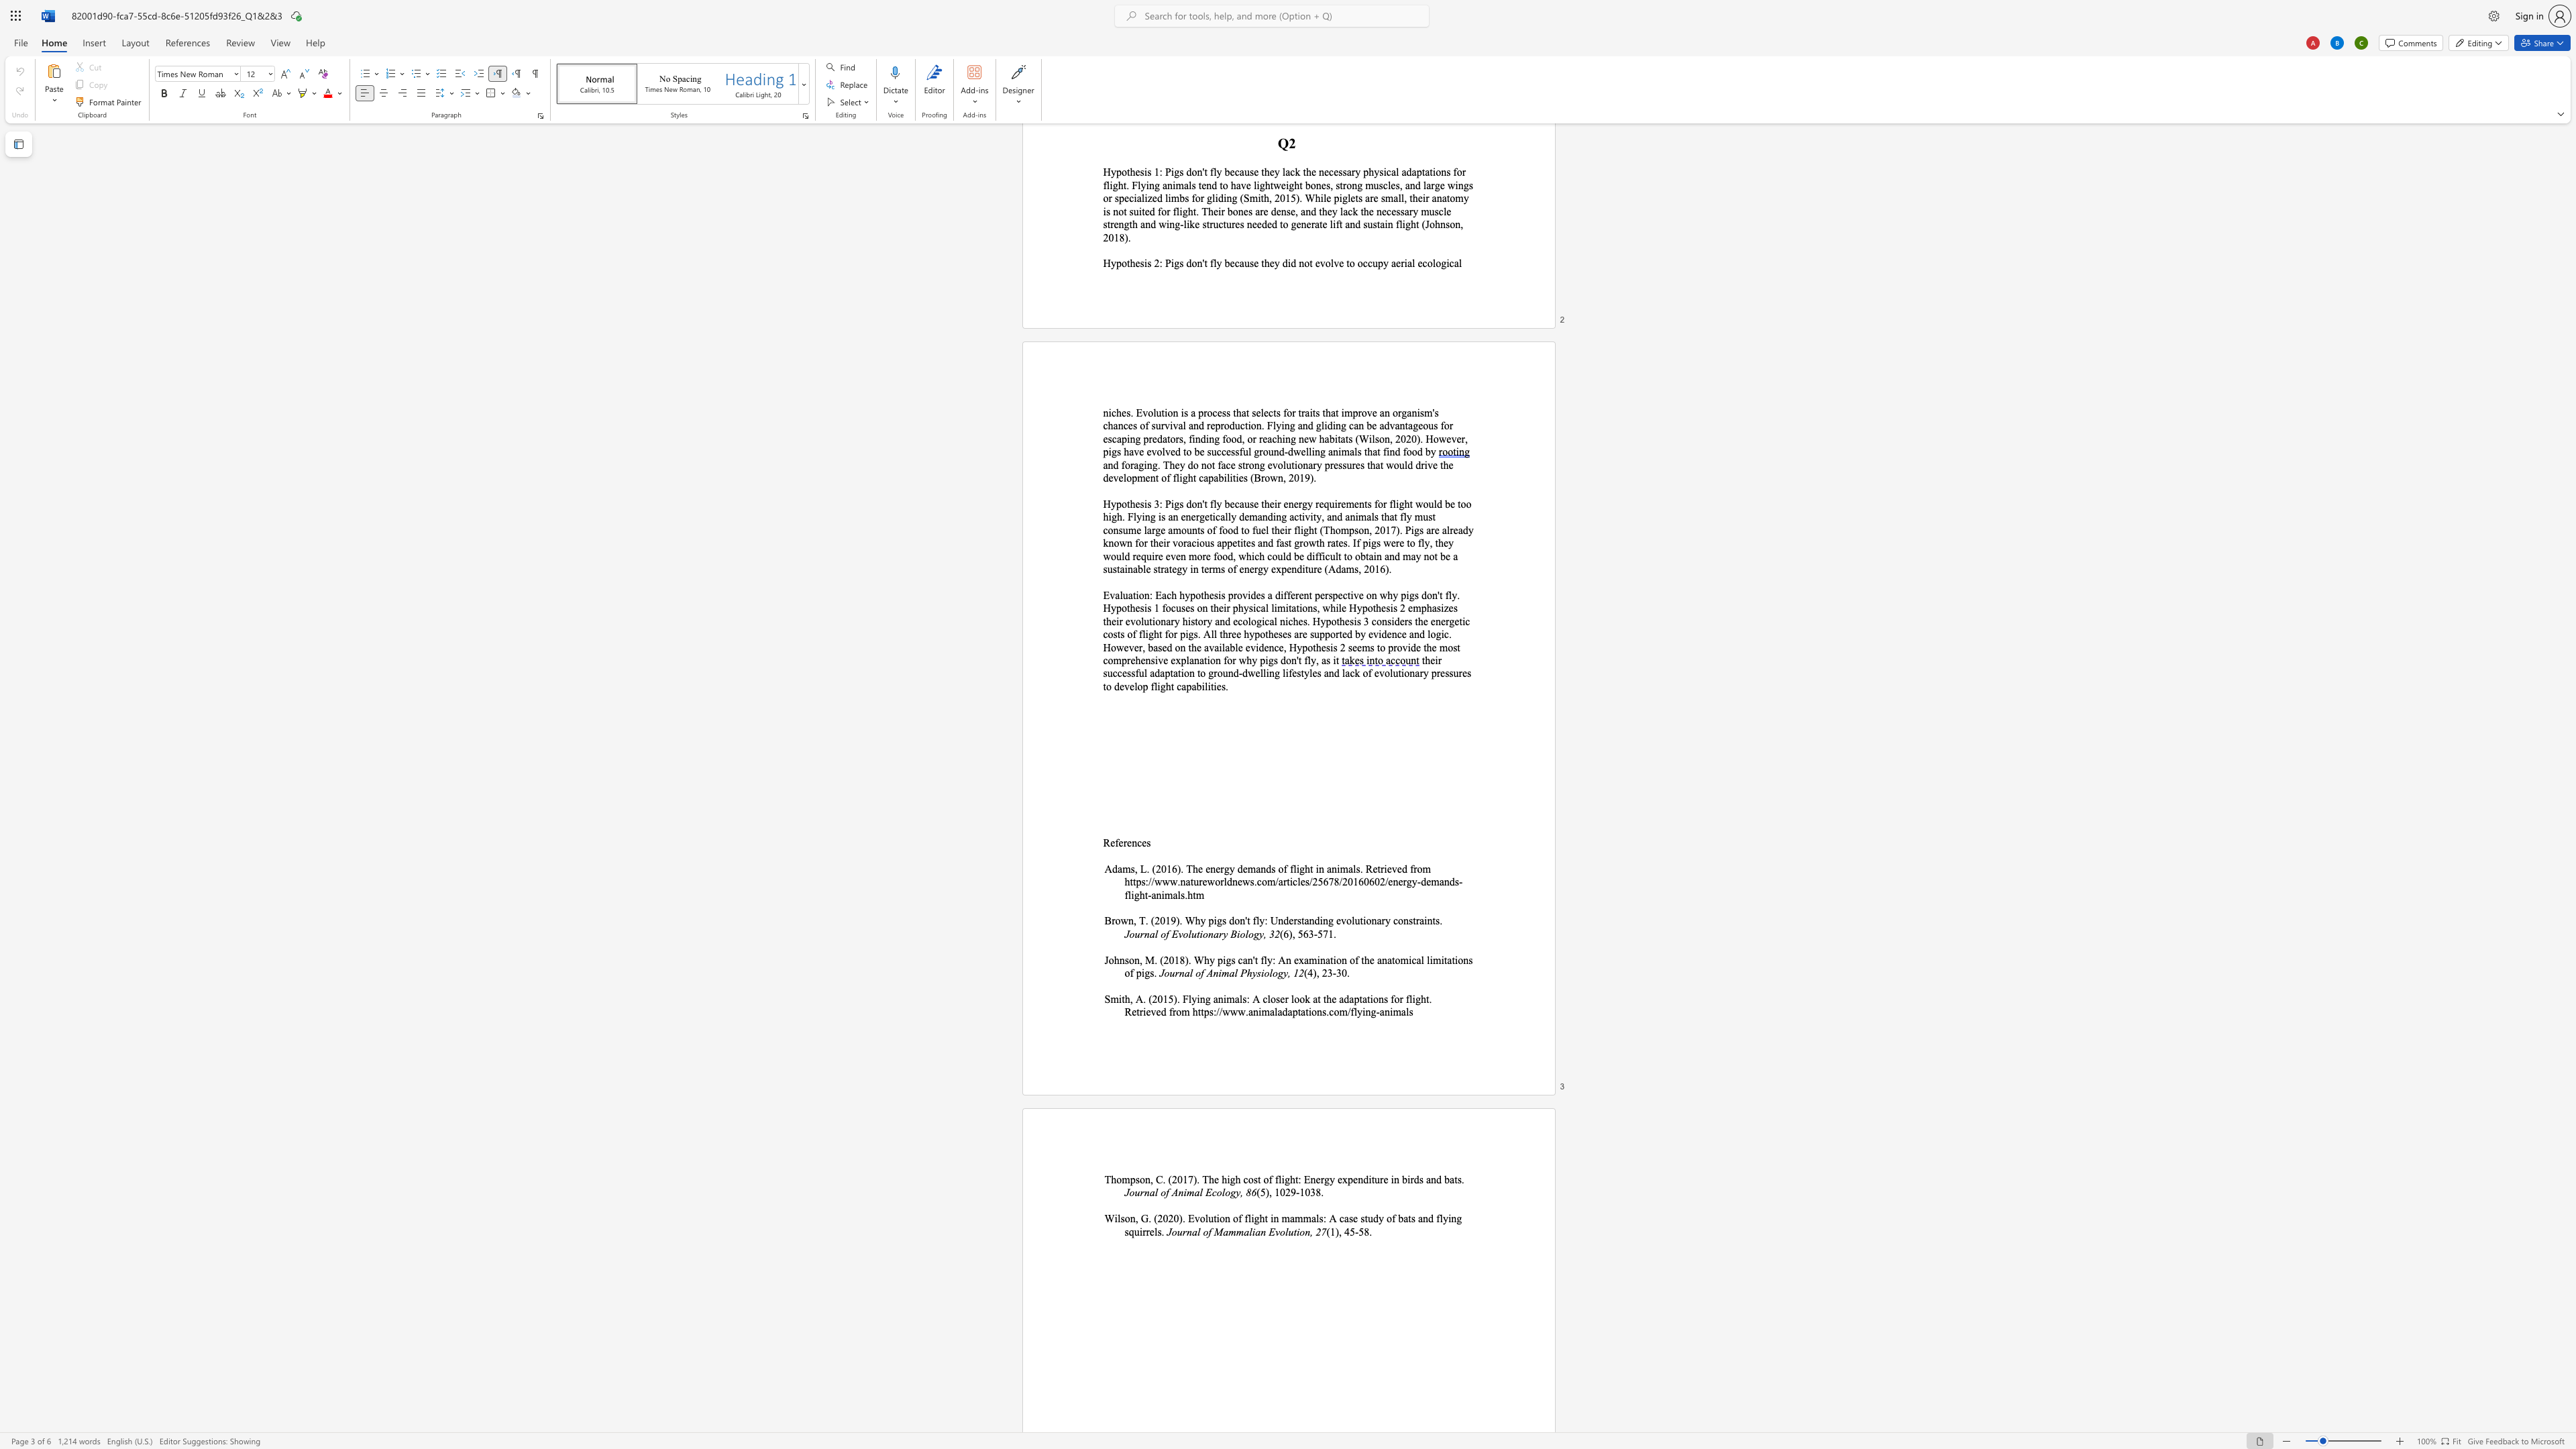 The image size is (2576, 1449). I want to click on the space between the continuous character "1" and "8" in the text, so click(1179, 959).